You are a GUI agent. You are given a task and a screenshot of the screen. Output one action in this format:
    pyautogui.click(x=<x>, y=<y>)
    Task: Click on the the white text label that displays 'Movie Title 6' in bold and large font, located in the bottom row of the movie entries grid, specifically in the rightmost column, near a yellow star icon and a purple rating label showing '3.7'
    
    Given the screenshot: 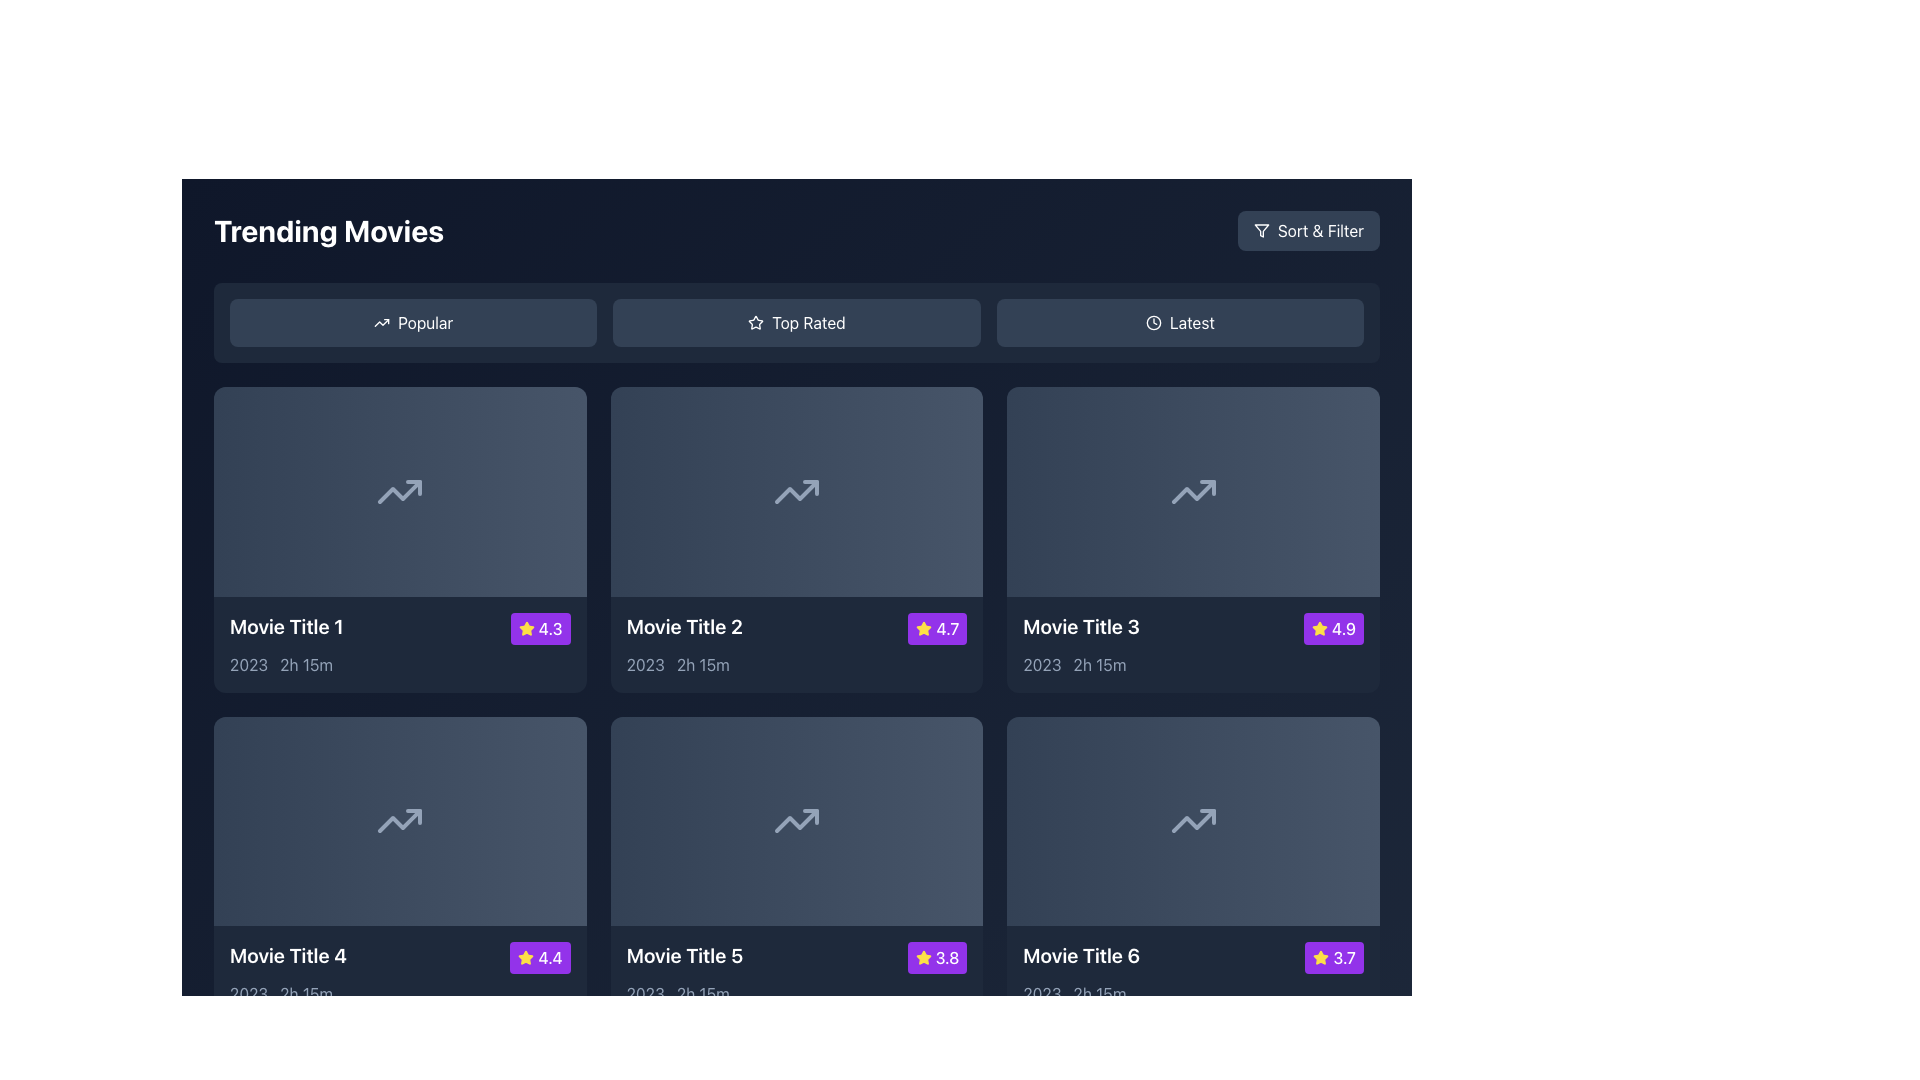 What is the action you would take?
    pyautogui.click(x=1080, y=955)
    